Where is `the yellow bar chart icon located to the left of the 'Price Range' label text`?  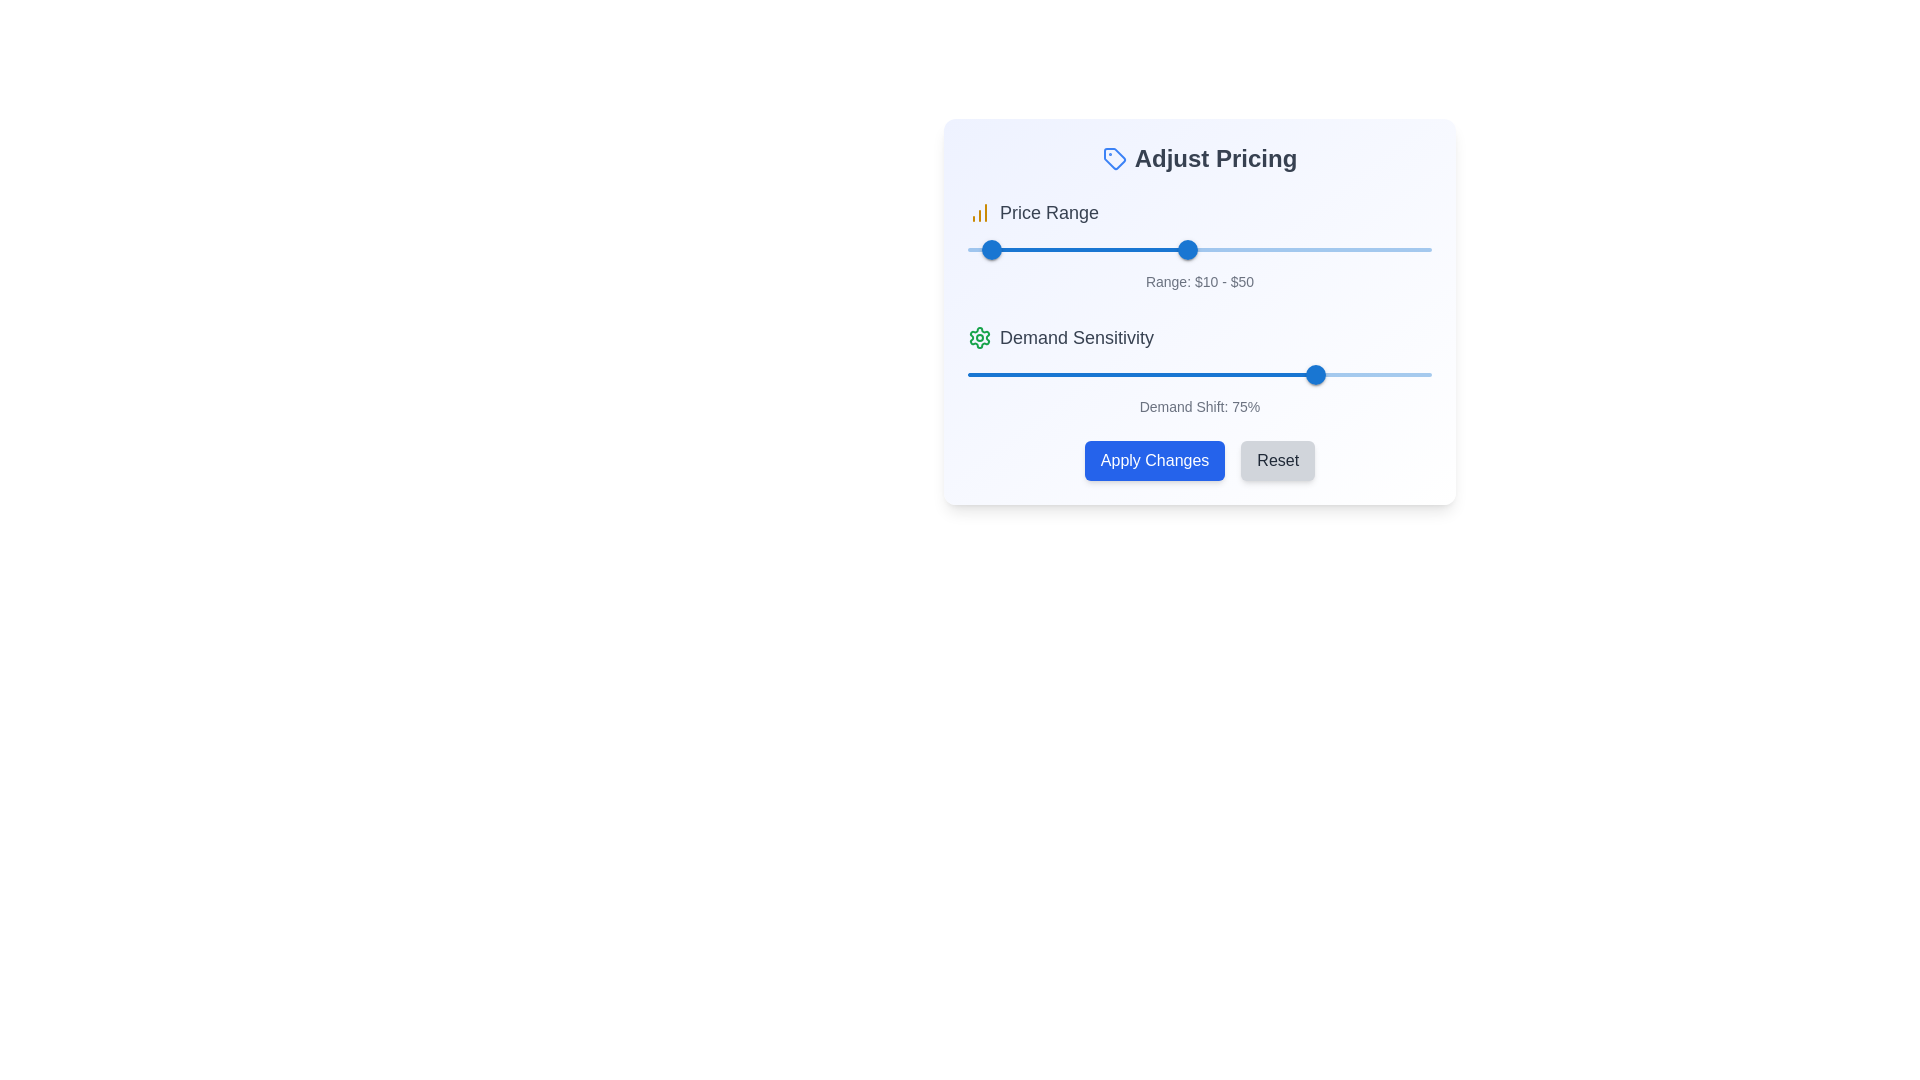
the yellow bar chart icon located to the left of the 'Price Range' label text is located at coordinates (979, 212).